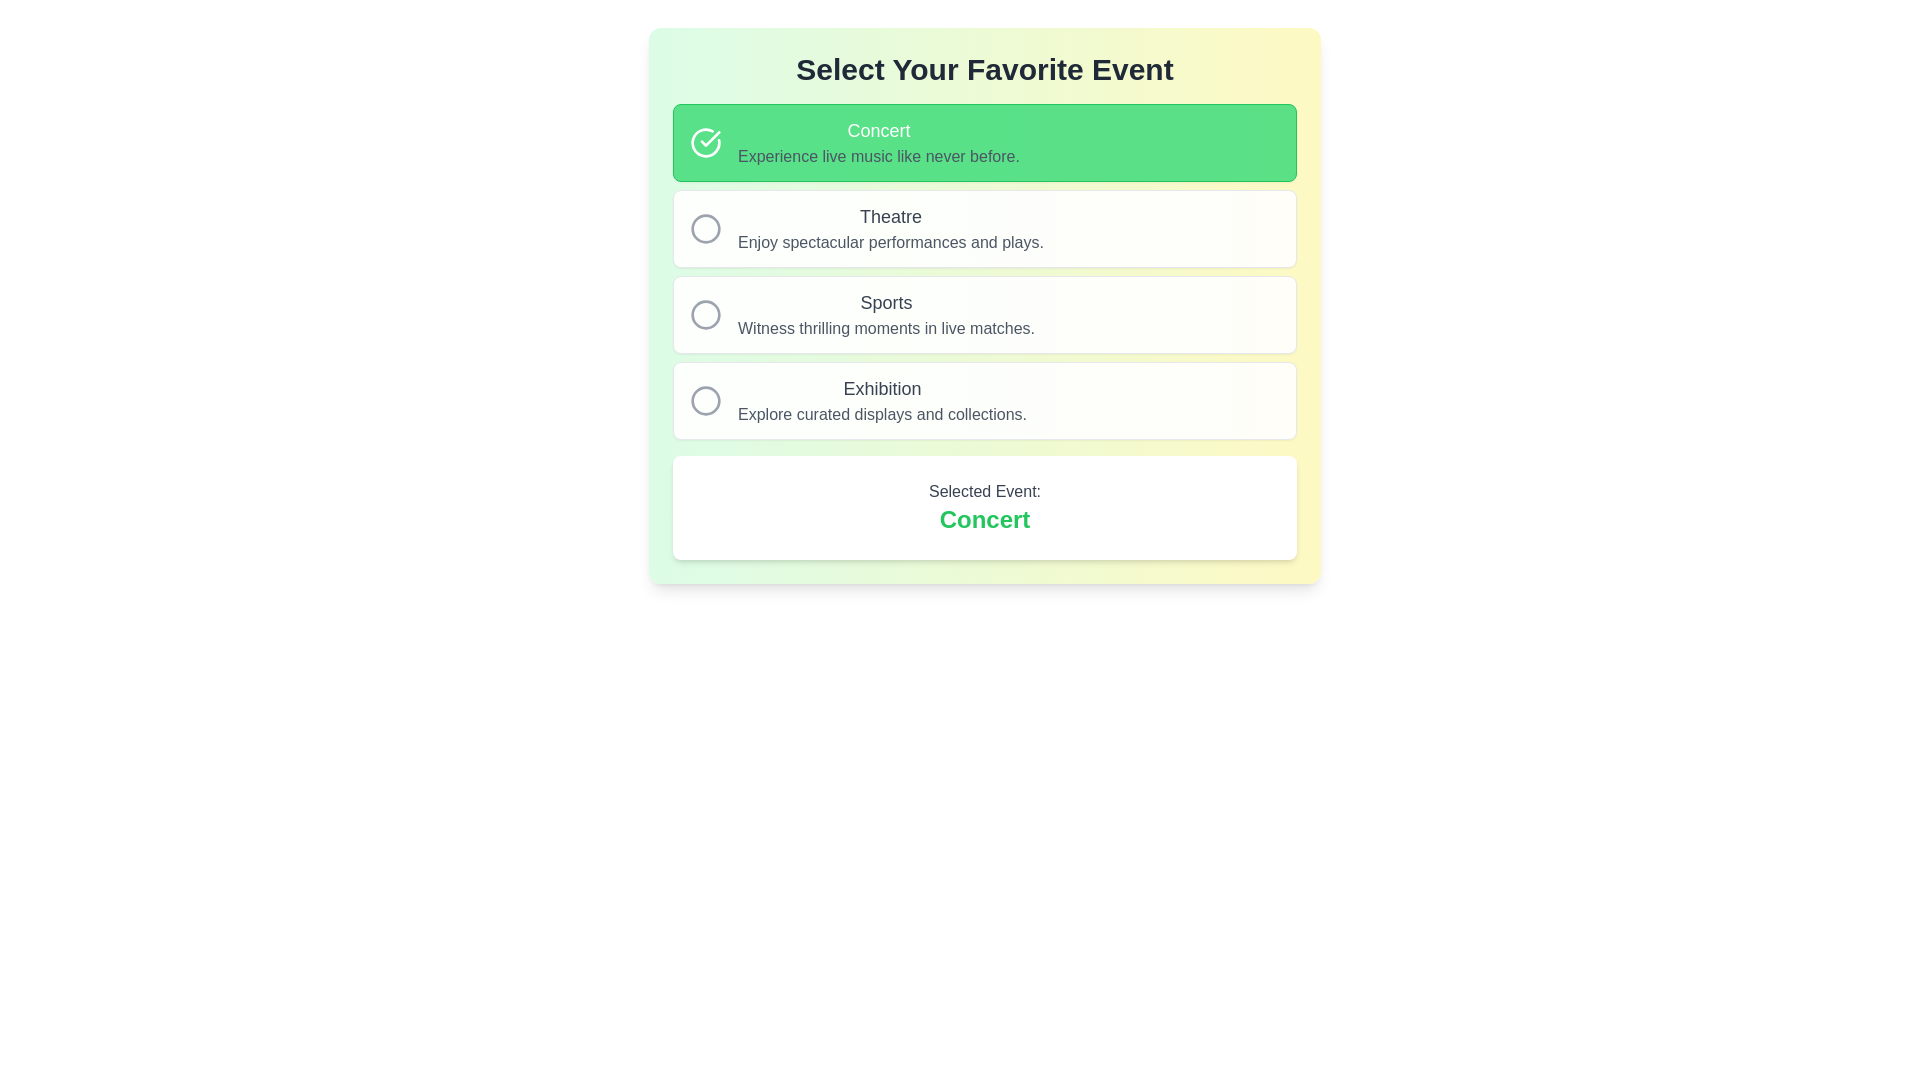  Describe the element at coordinates (984, 272) in the screenshot. I see `the 'Theatre' button, which is the second option in the list of events` at that location.